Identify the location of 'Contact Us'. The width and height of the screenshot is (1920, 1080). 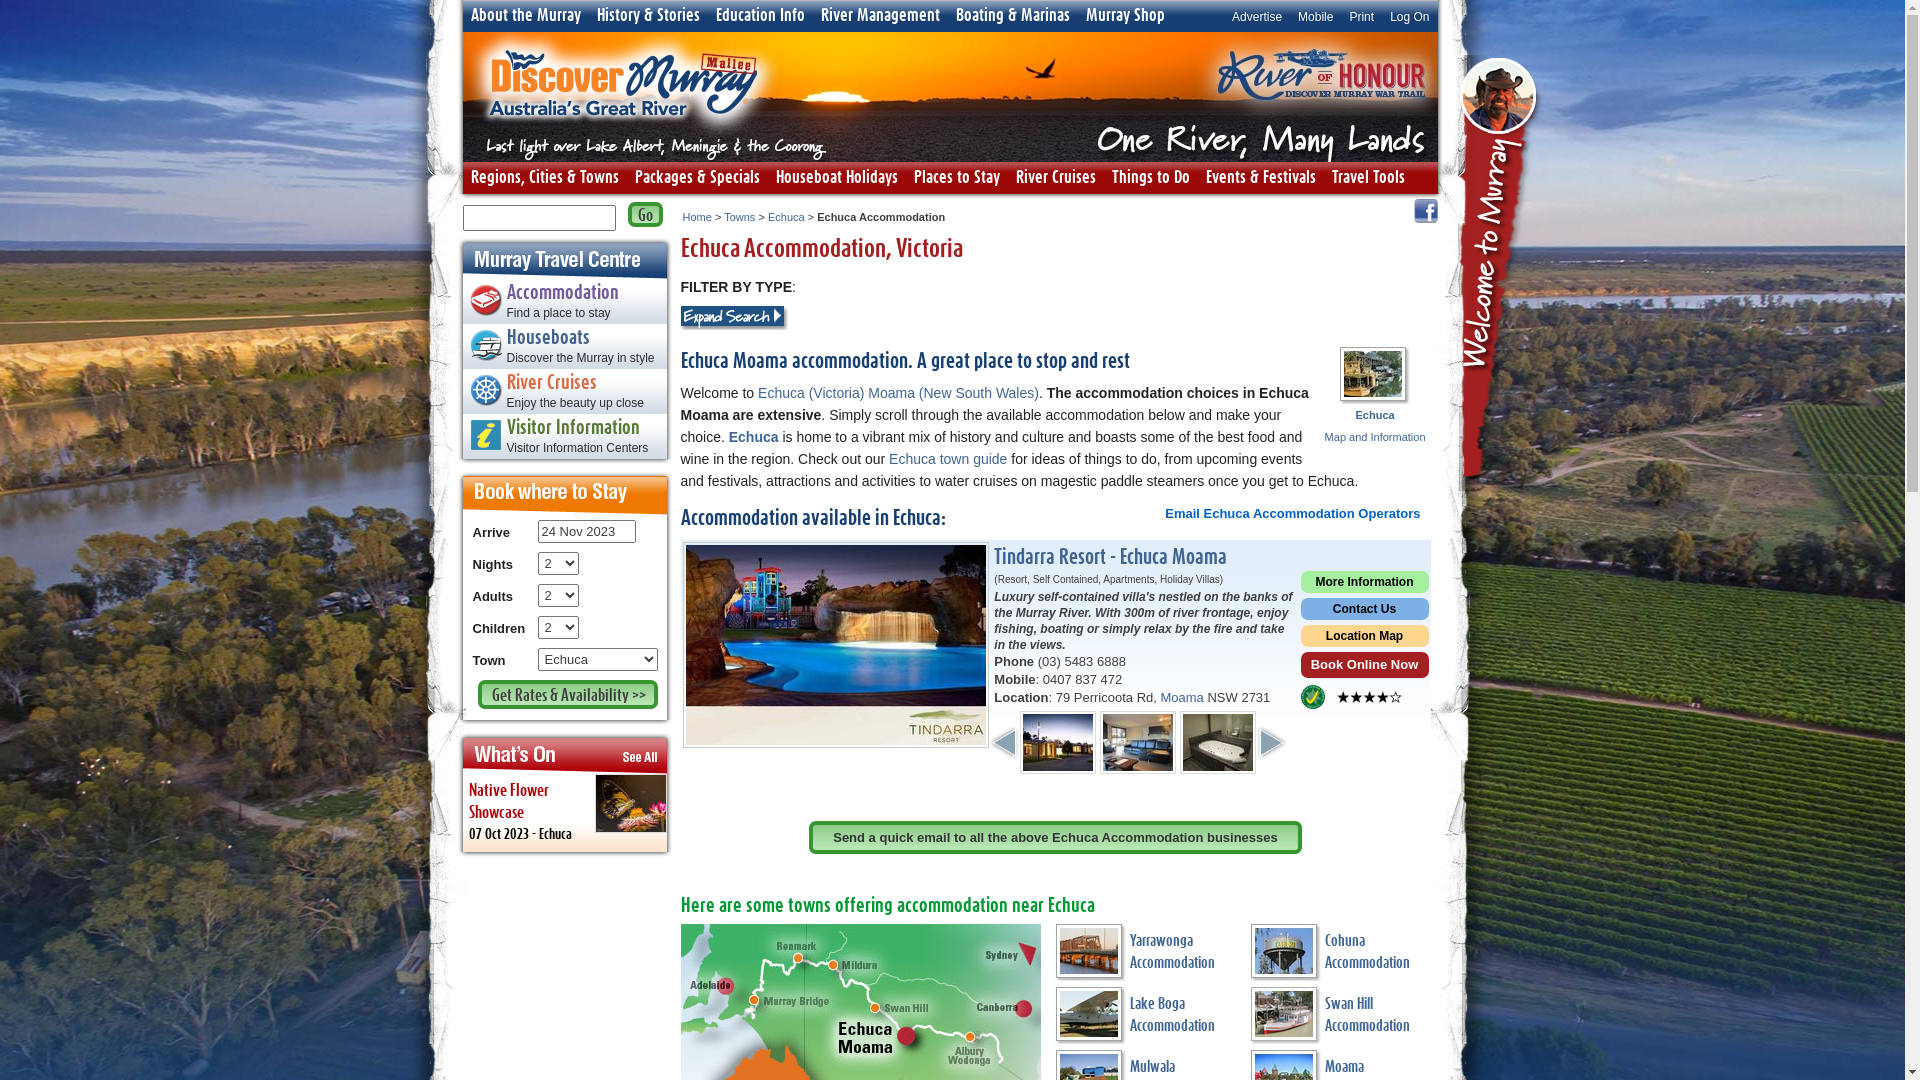
(1362, 610).